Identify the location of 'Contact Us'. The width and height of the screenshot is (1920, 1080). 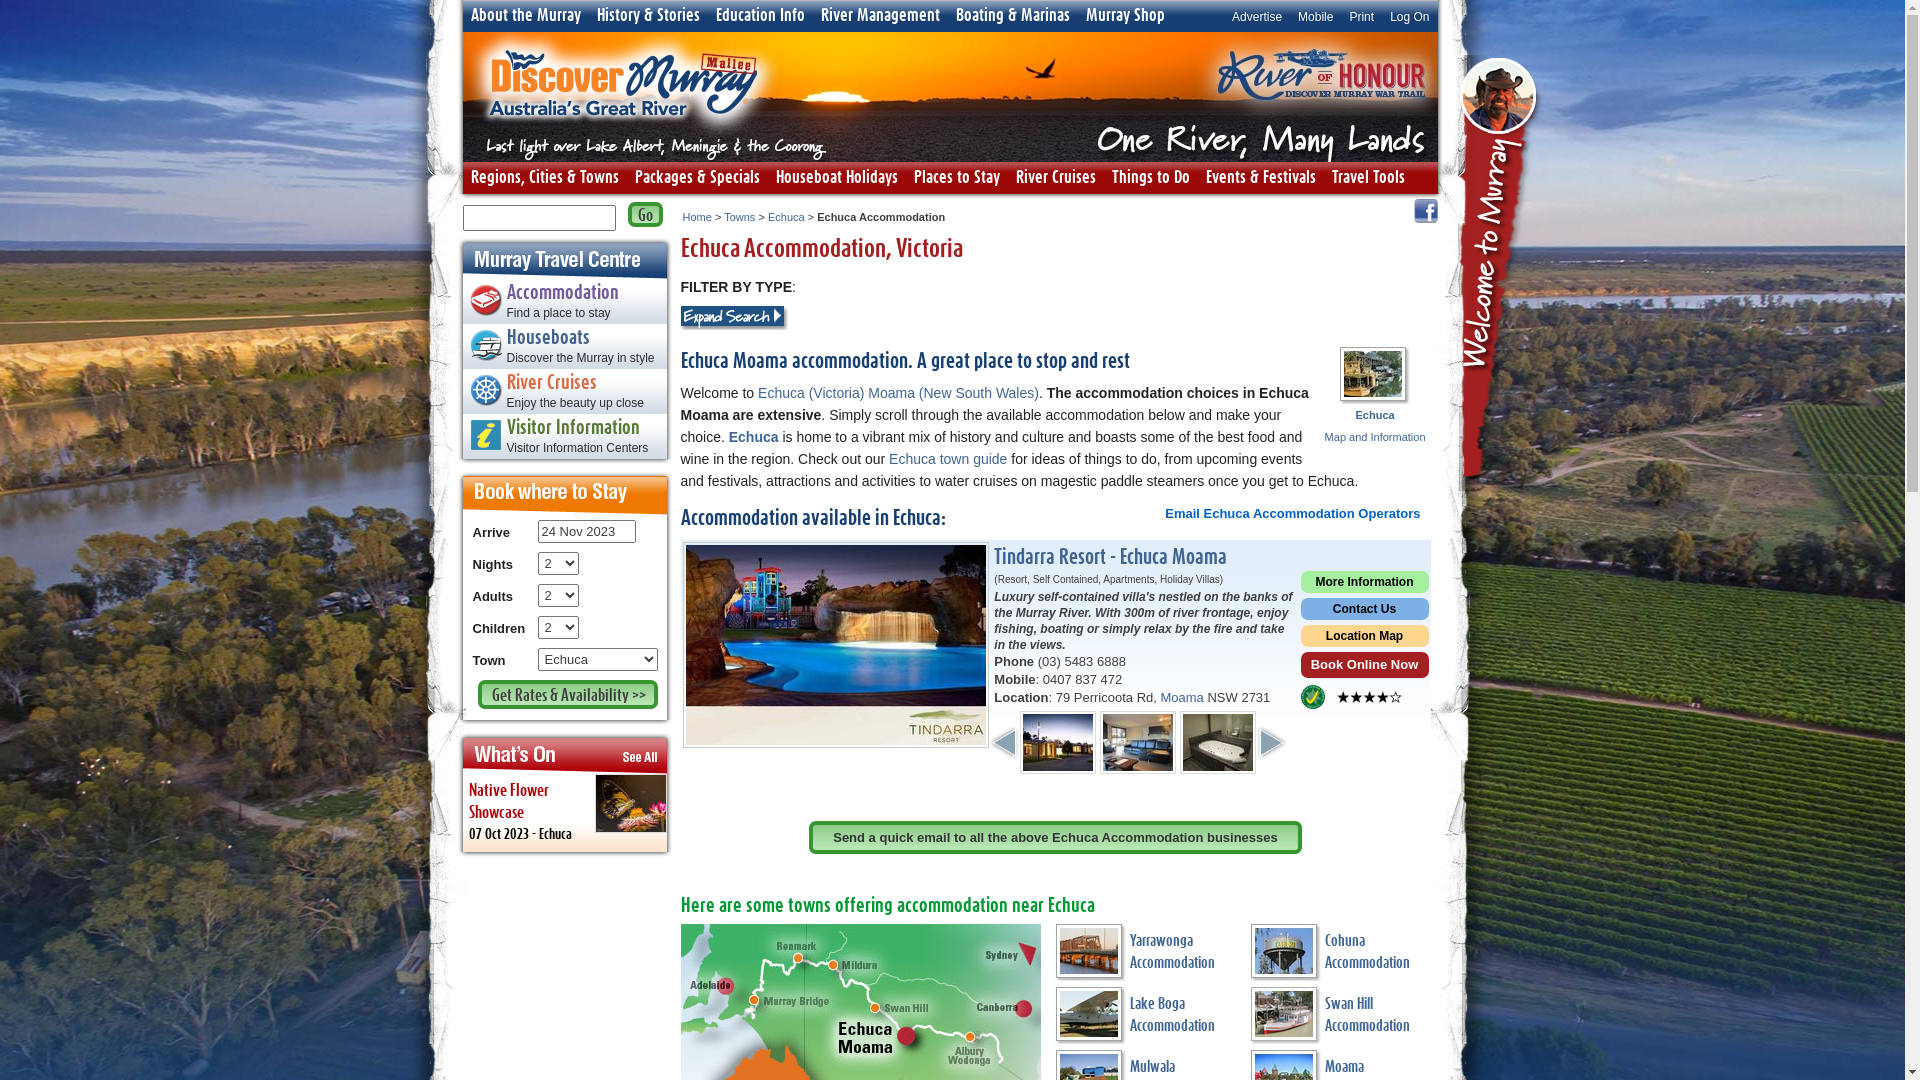
(1362, 610).